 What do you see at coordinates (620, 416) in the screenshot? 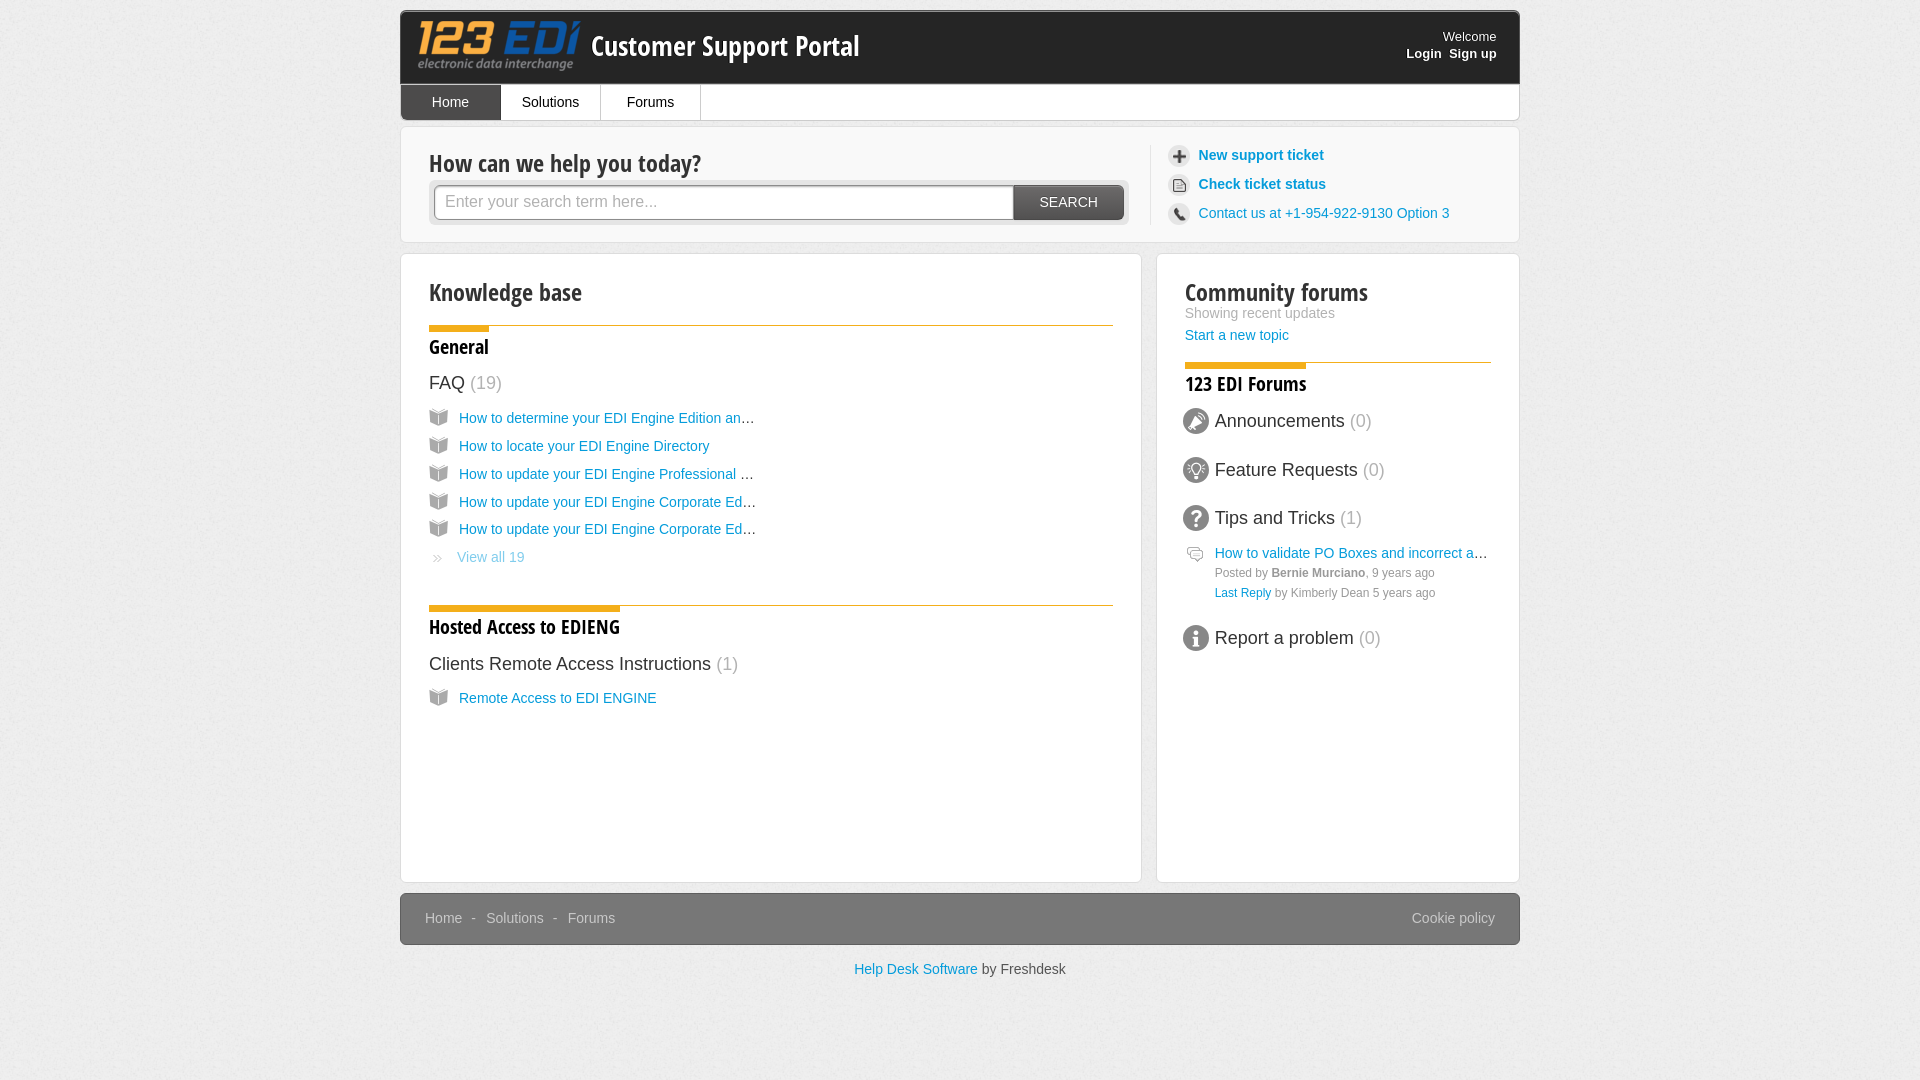
I see `'How to determine your EDI Engine Edition and Build'` at bounding box center [620, 416].